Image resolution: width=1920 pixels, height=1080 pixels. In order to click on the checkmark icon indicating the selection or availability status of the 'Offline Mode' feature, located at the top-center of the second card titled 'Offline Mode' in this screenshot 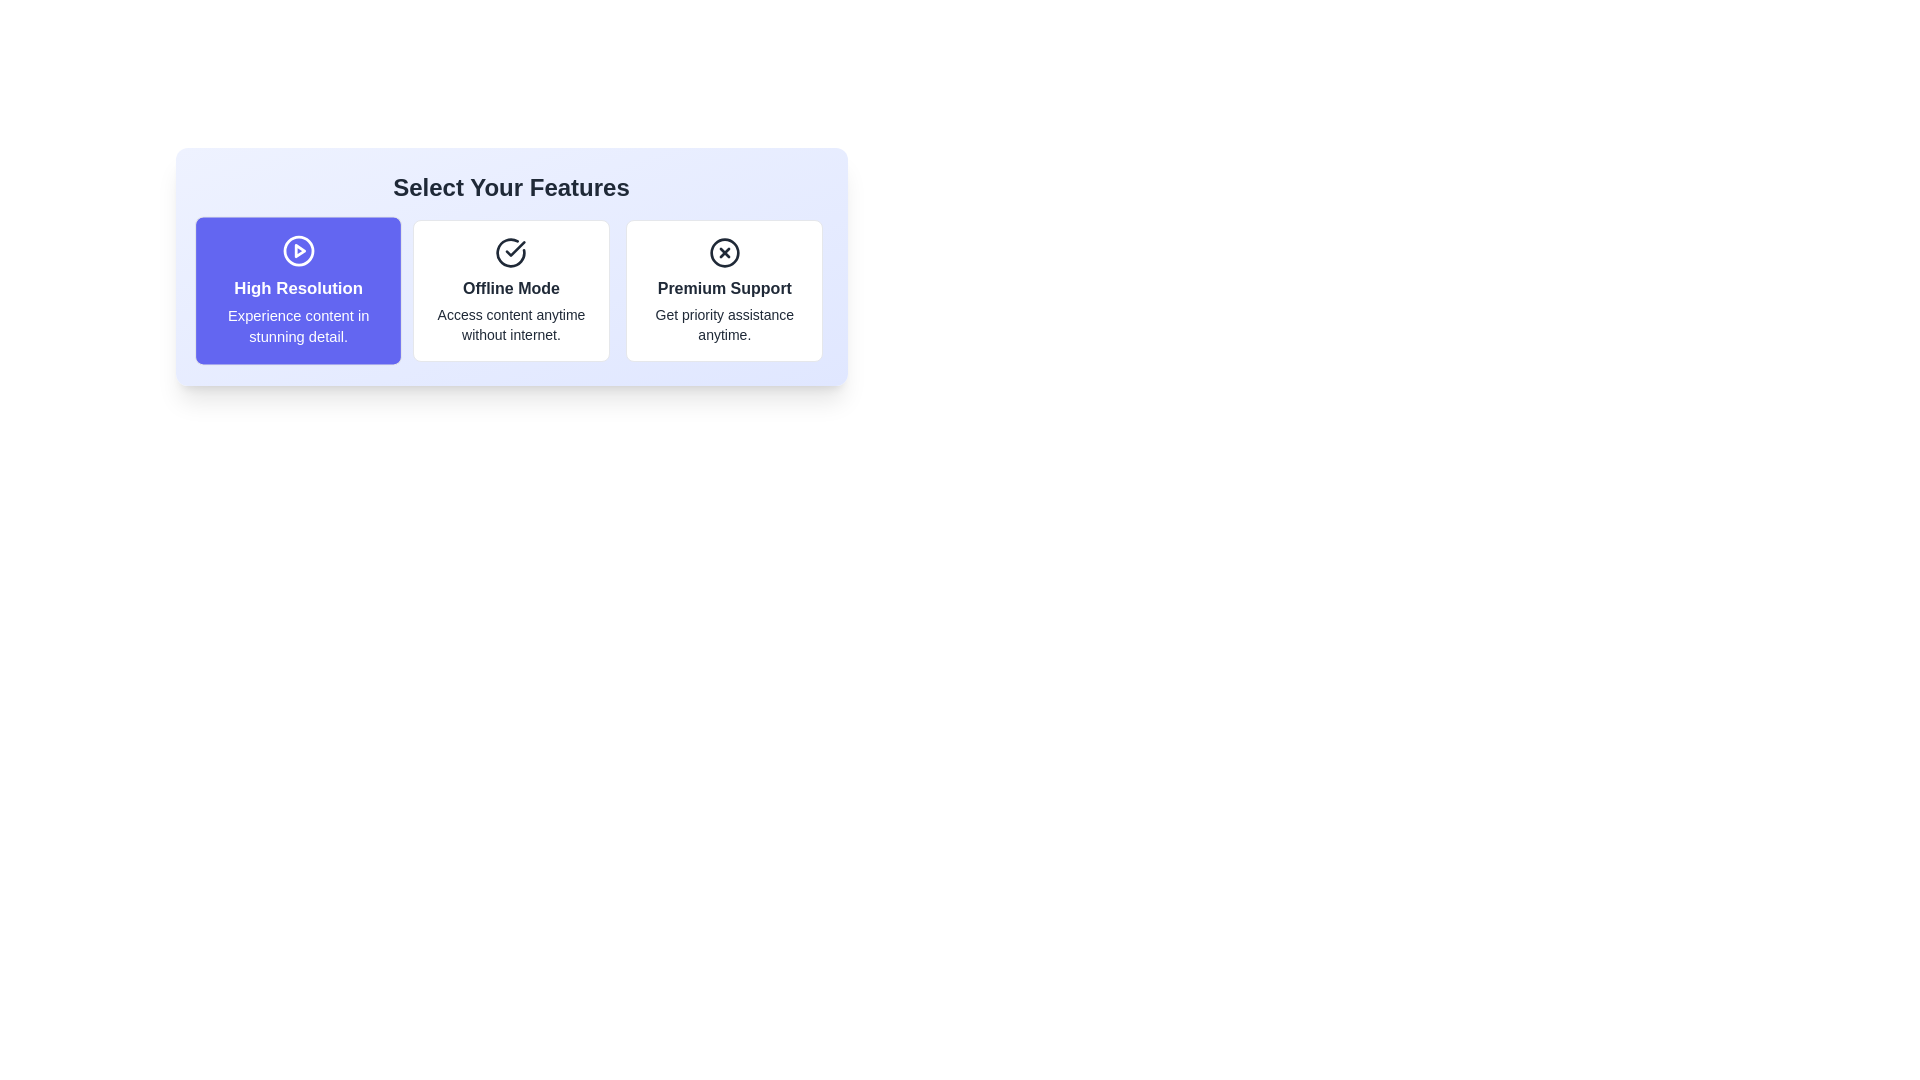, I will do `click(511, 252)`.